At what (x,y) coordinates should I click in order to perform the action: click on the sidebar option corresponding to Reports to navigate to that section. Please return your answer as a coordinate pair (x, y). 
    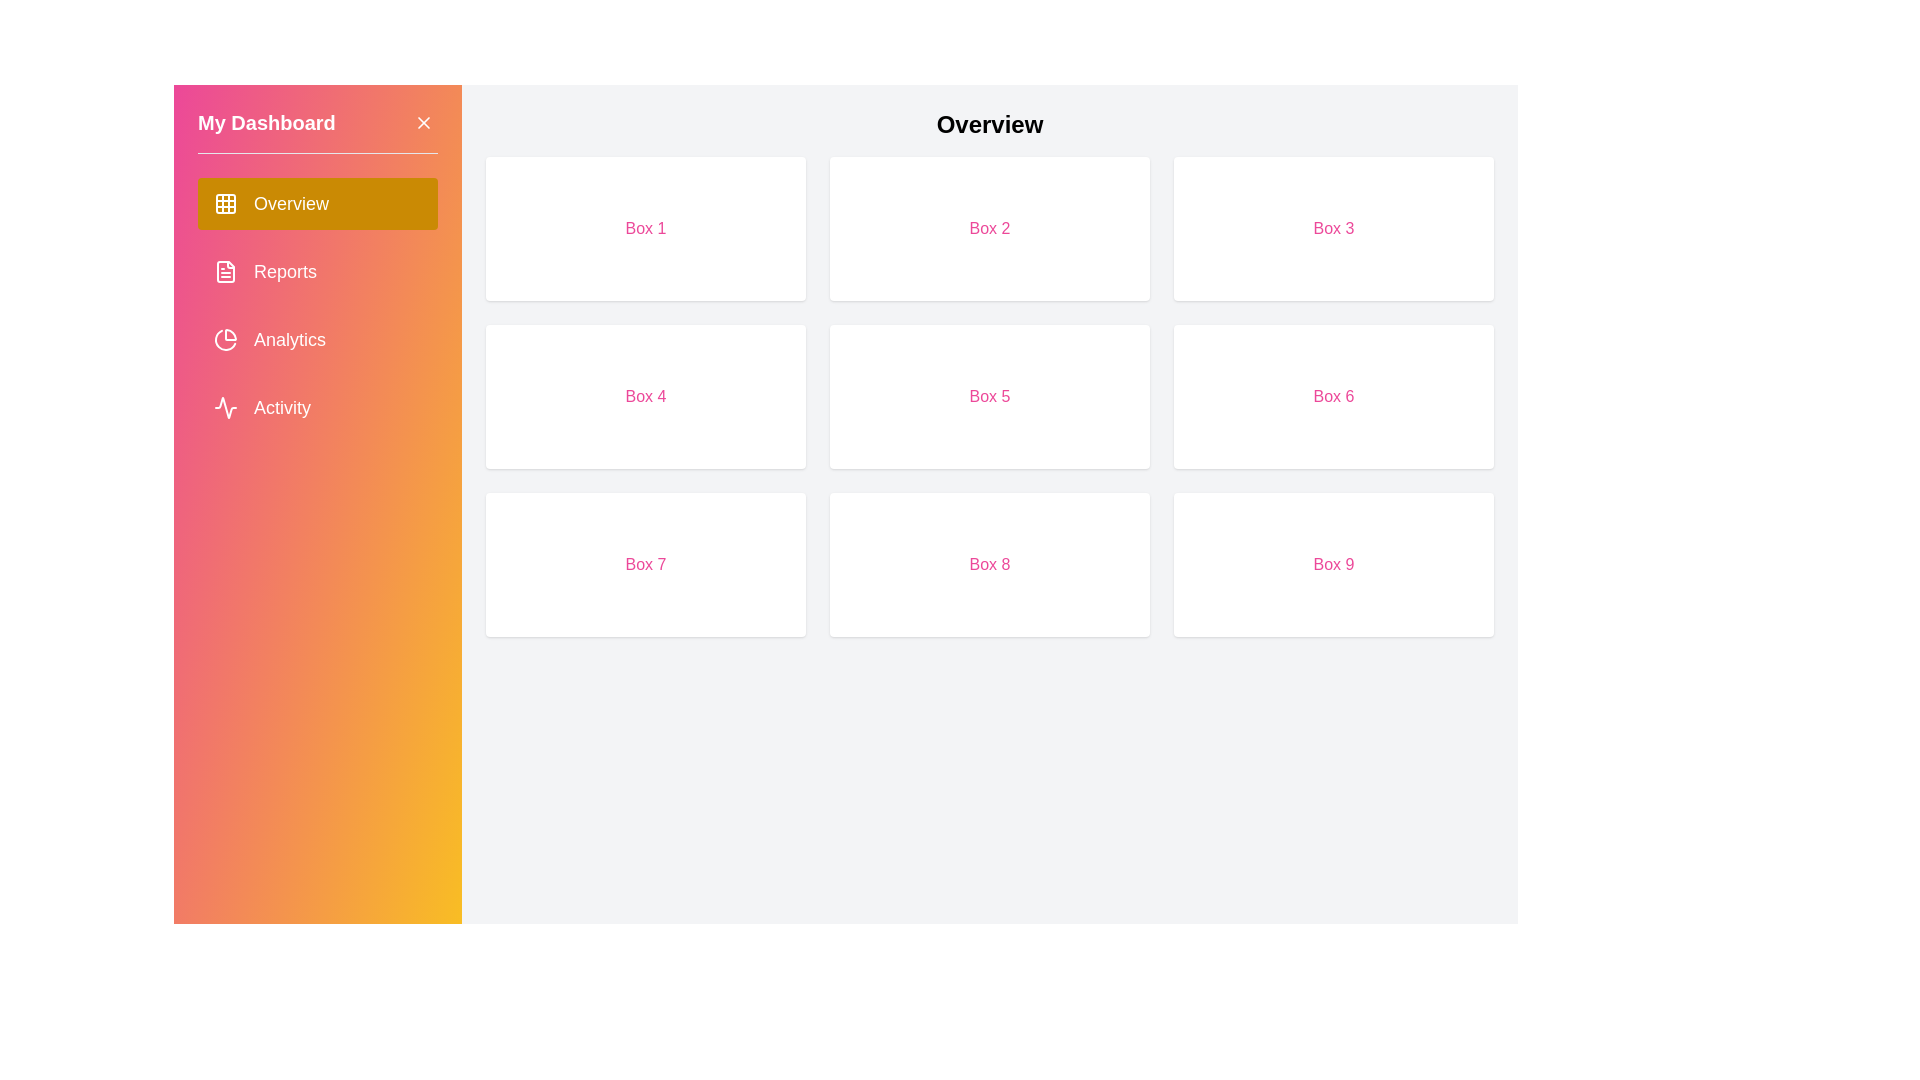
    Looking at the image, I should click on (316, 272).